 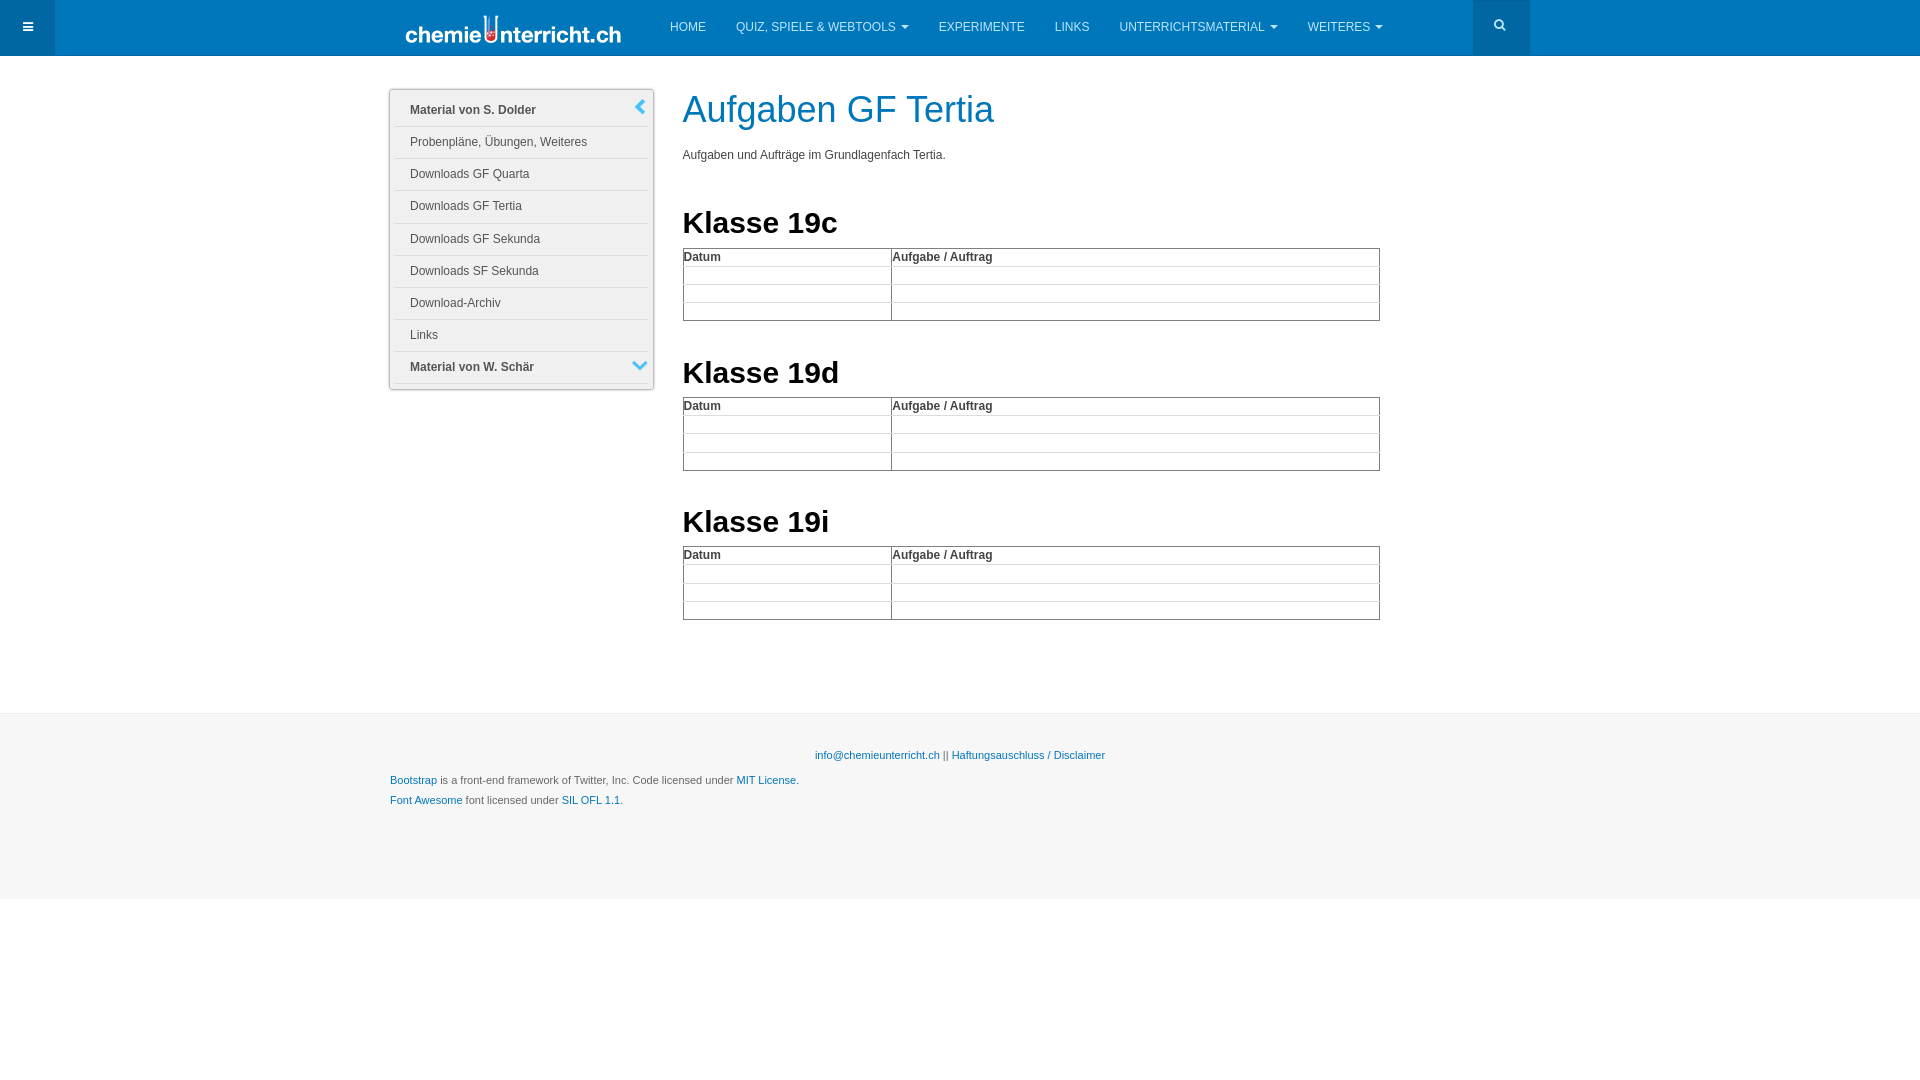 What do you see at coordinates (412, 778) in the screenshot?
I see `'Bootstrap'` at bounding box center [412, 778].